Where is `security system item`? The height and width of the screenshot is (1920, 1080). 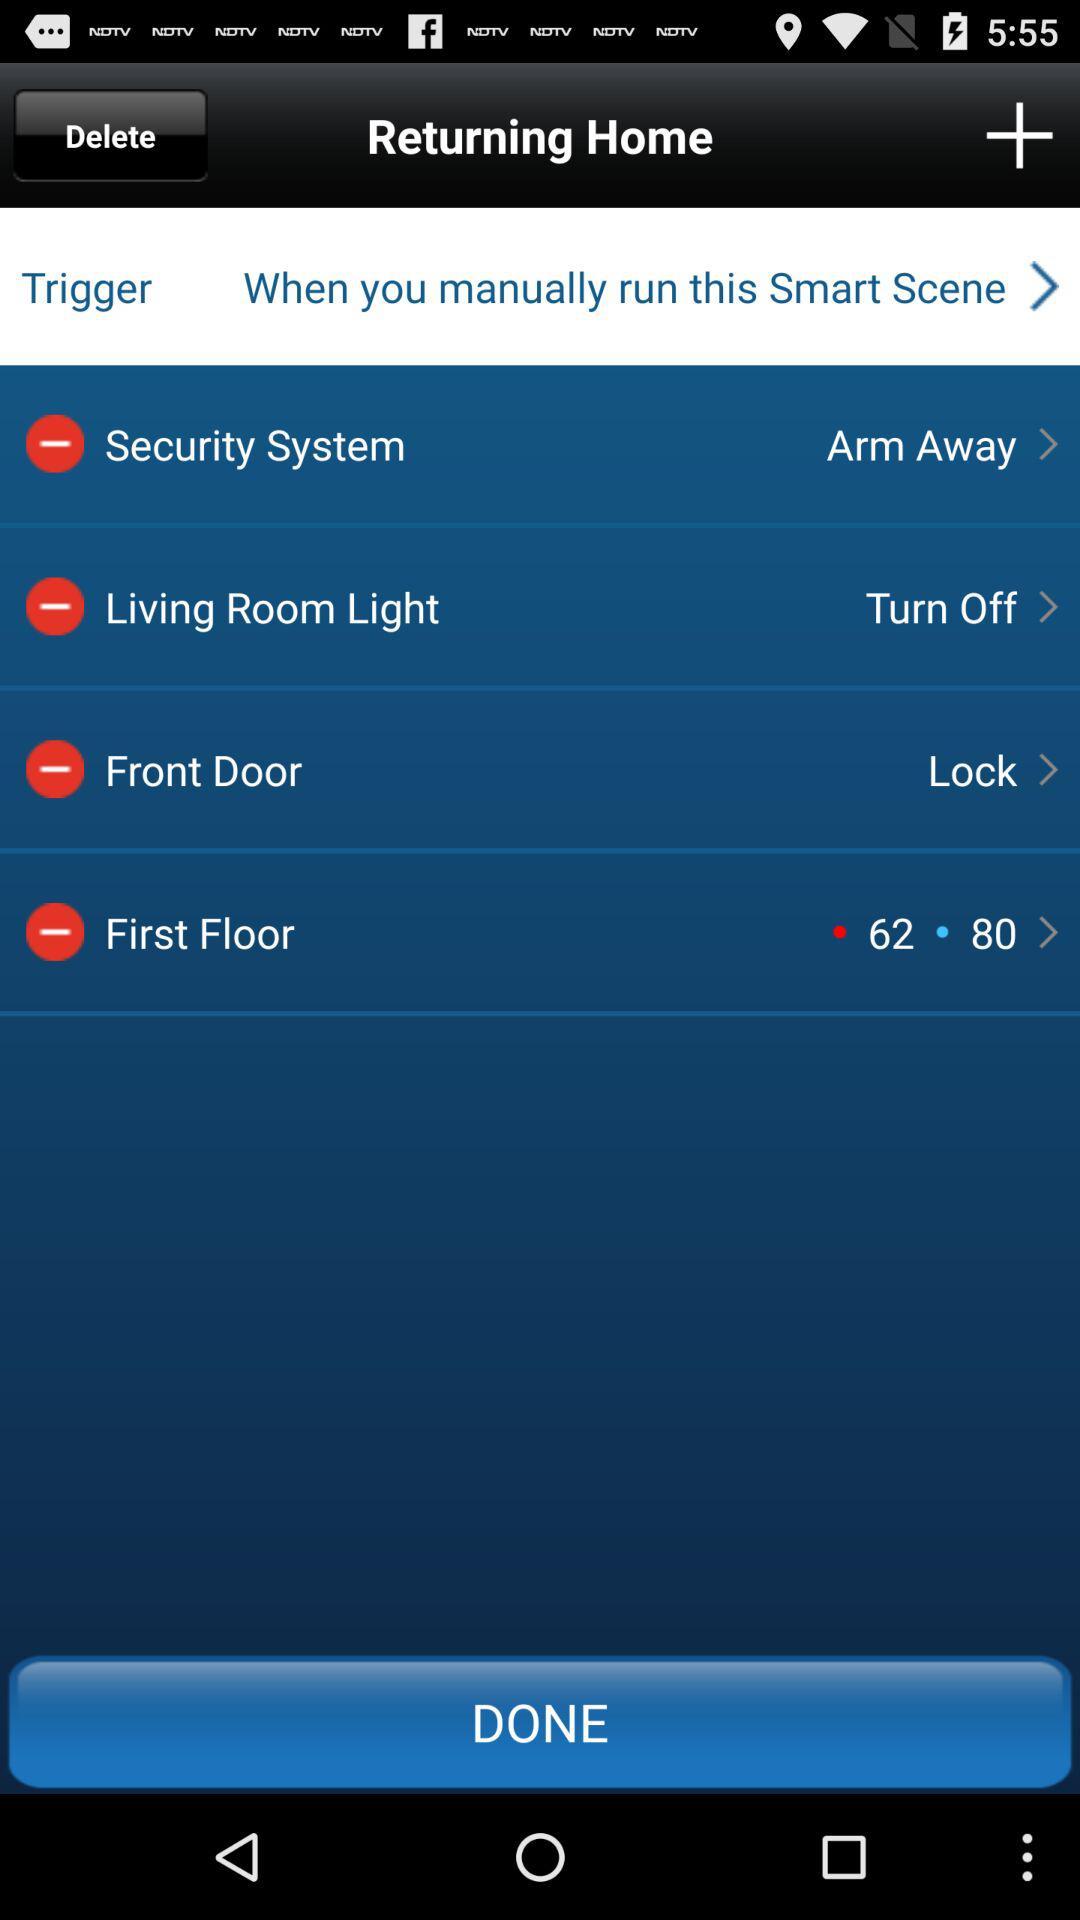 security system item is located at coordinates (447, 442).